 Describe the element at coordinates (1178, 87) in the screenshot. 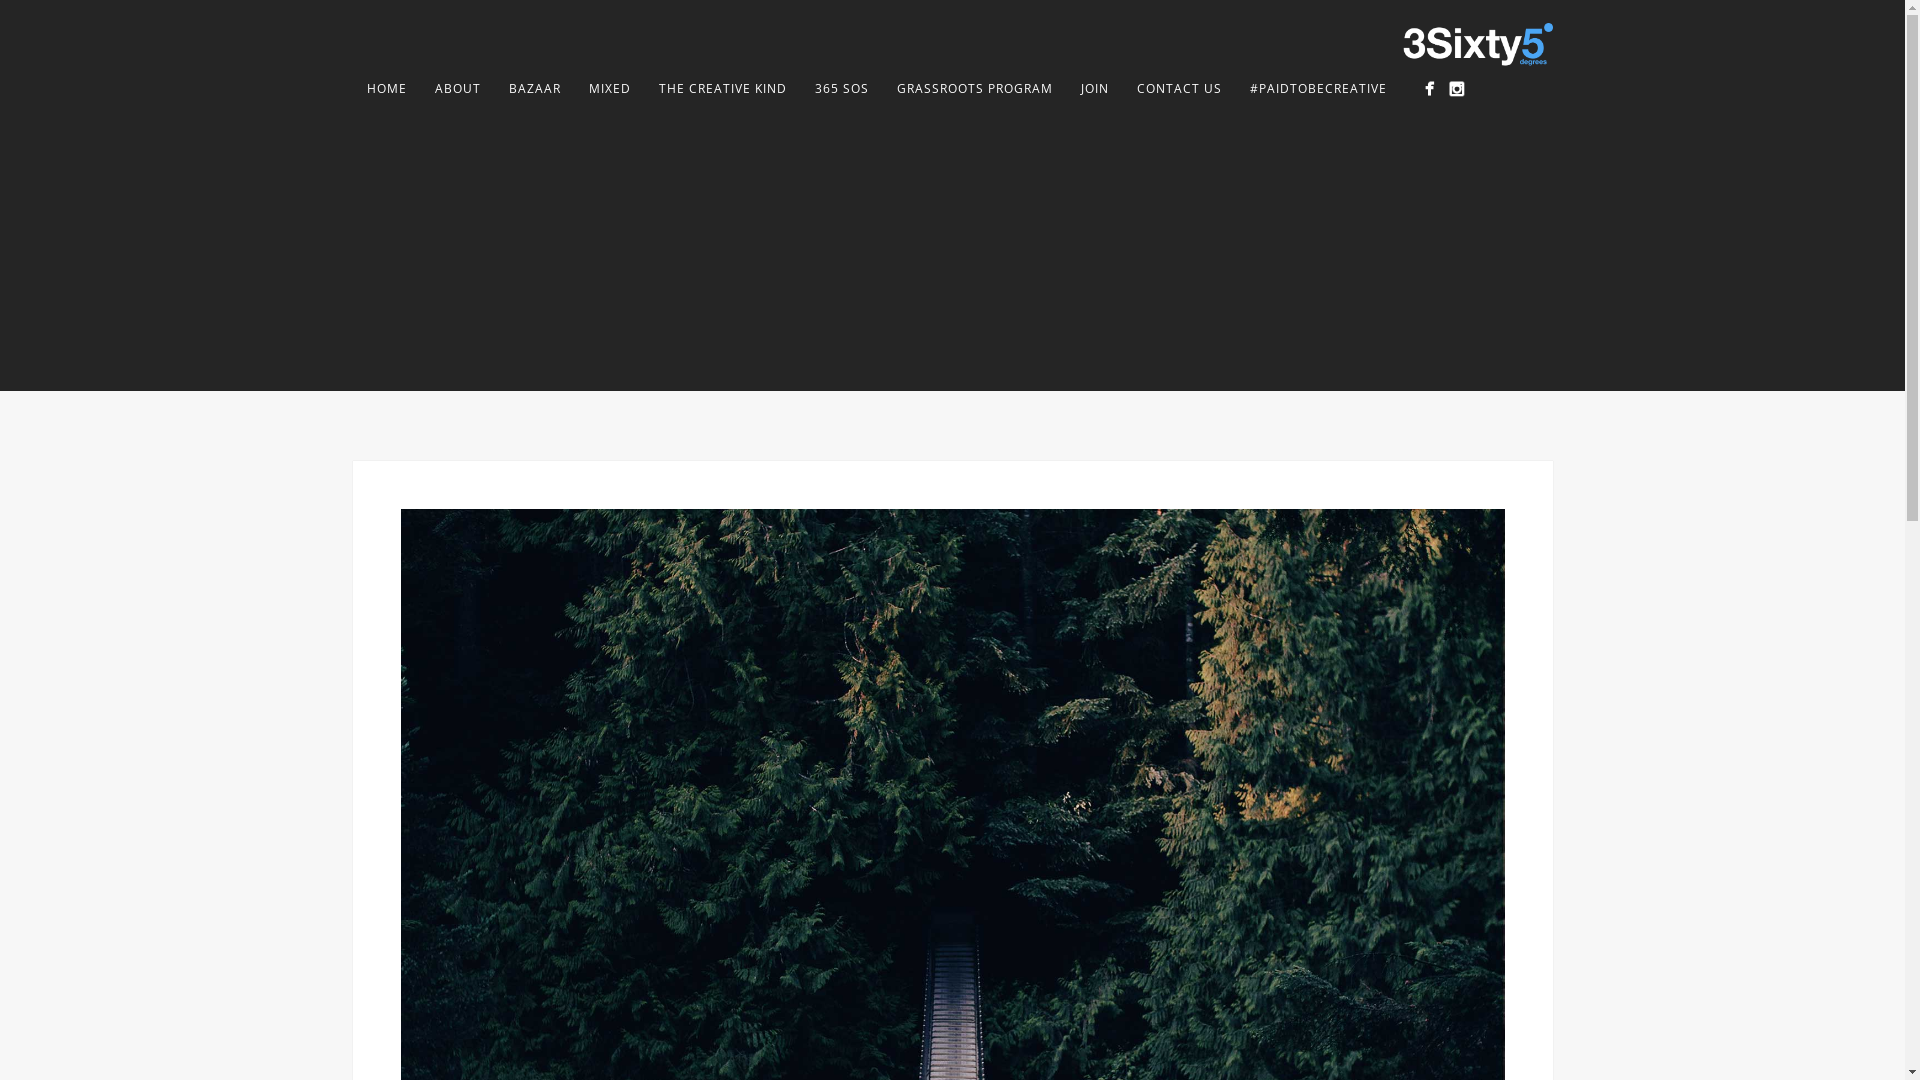

I see `'CONTACT US'` at that location.